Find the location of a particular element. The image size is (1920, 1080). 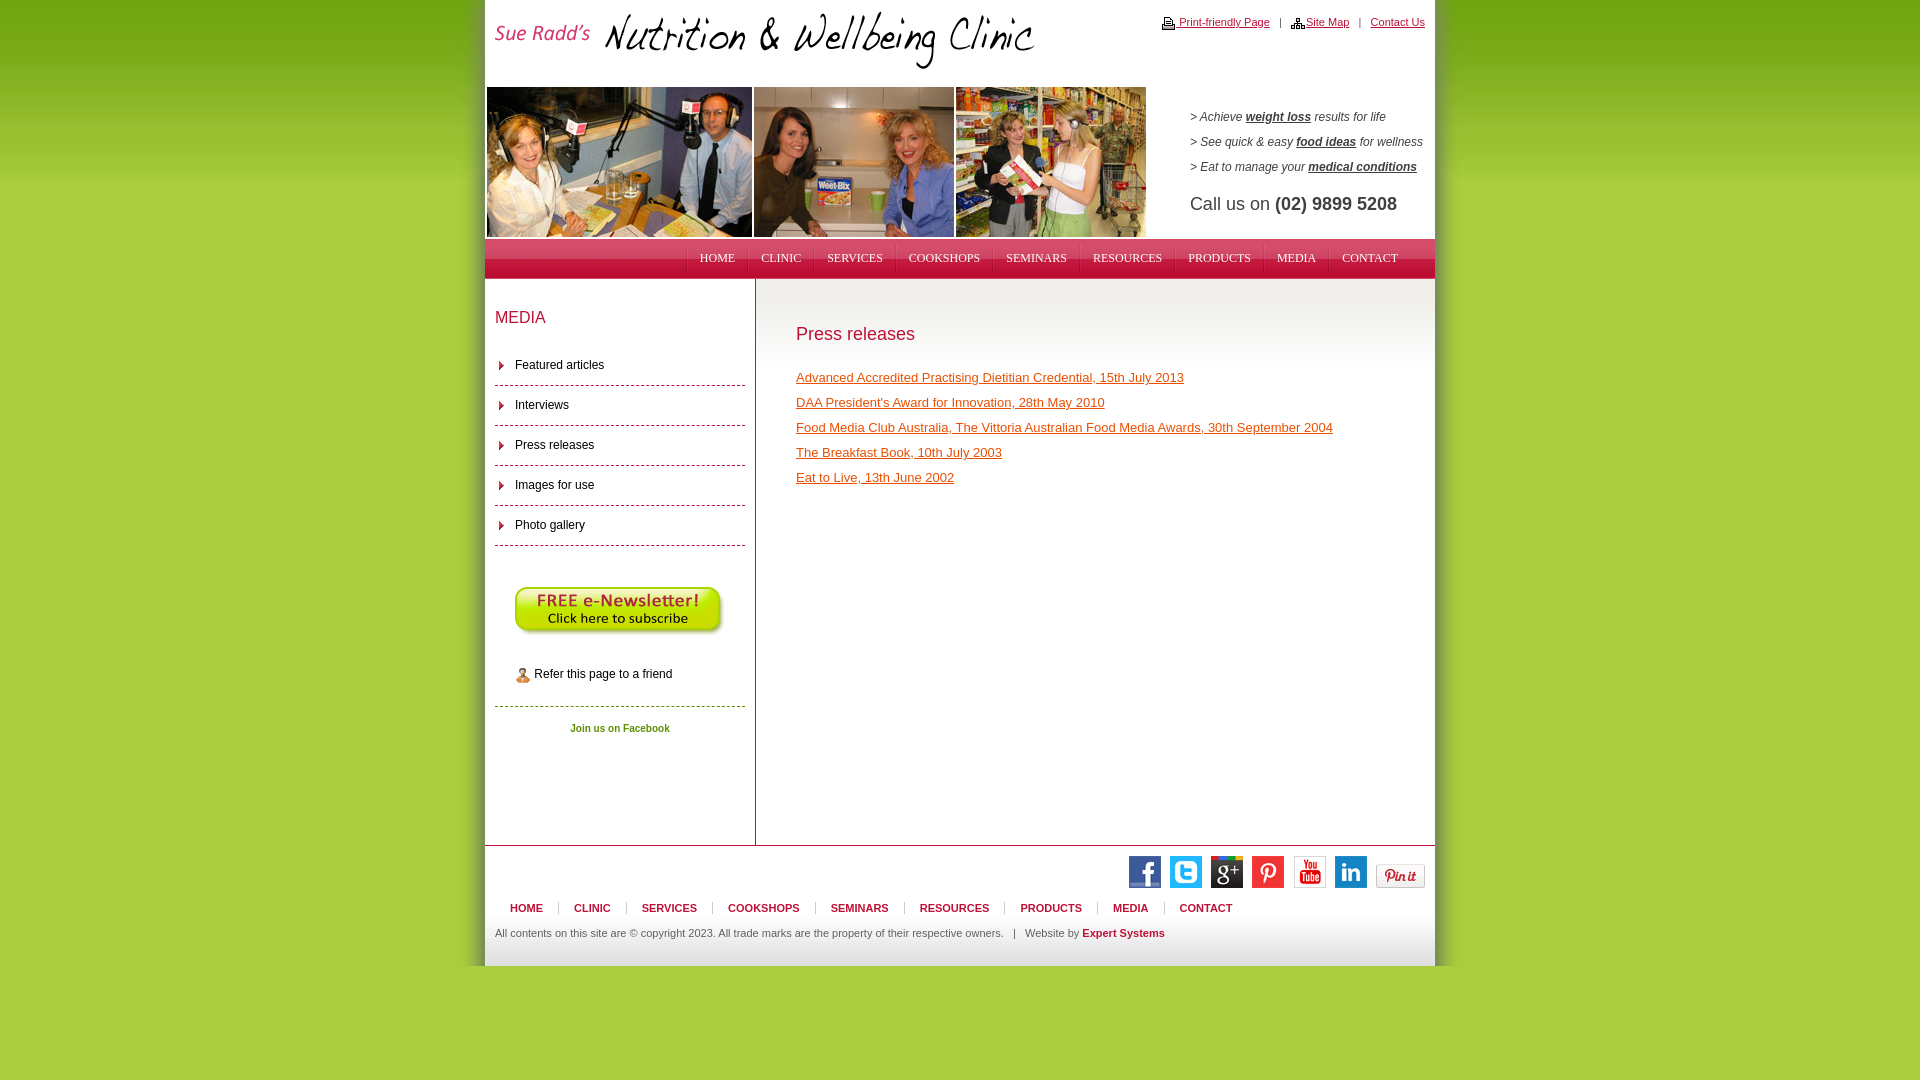

'DAA President's Award for Innovation, 28th May 2010' is located at coordinates (949, 402).